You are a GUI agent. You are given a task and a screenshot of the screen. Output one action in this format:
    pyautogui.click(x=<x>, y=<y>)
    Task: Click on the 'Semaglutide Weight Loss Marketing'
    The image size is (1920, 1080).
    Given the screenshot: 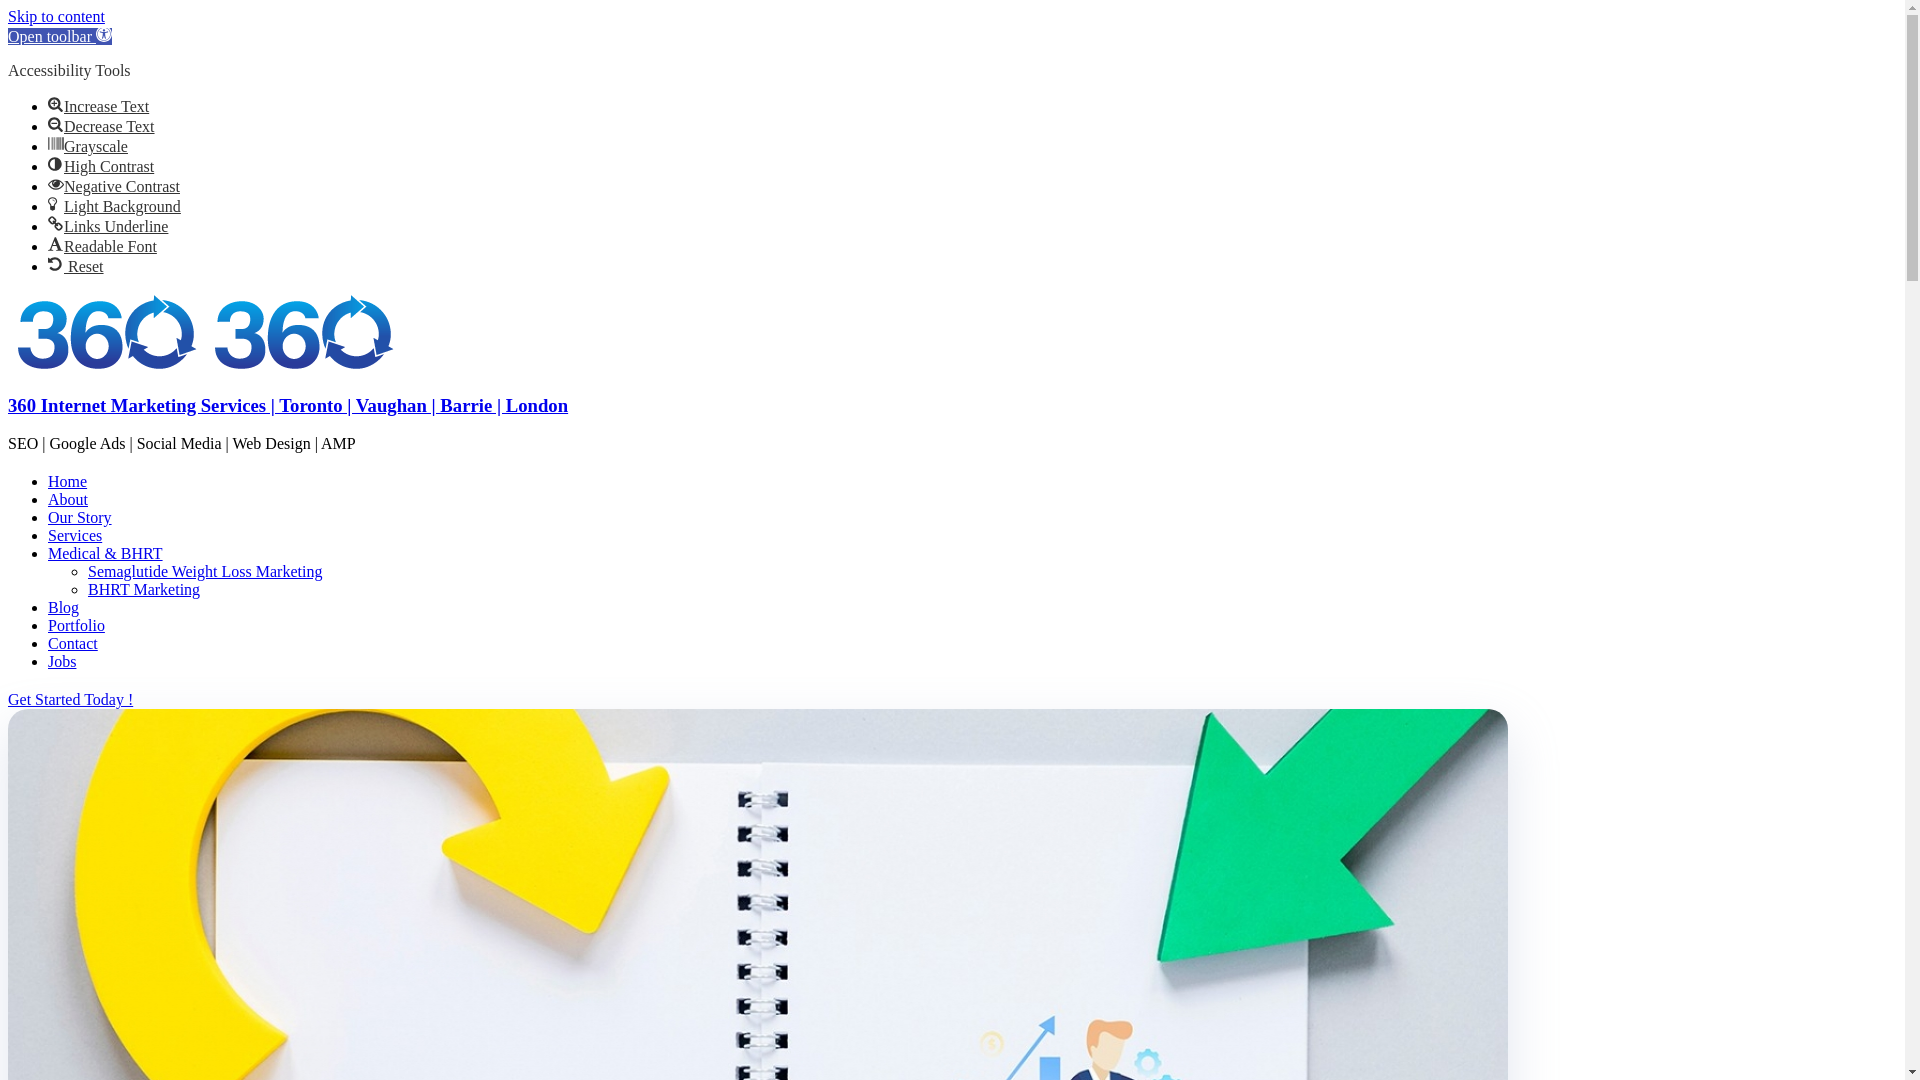 What is the action you would take?
    pyautogui.click(x=205, y=571)
    